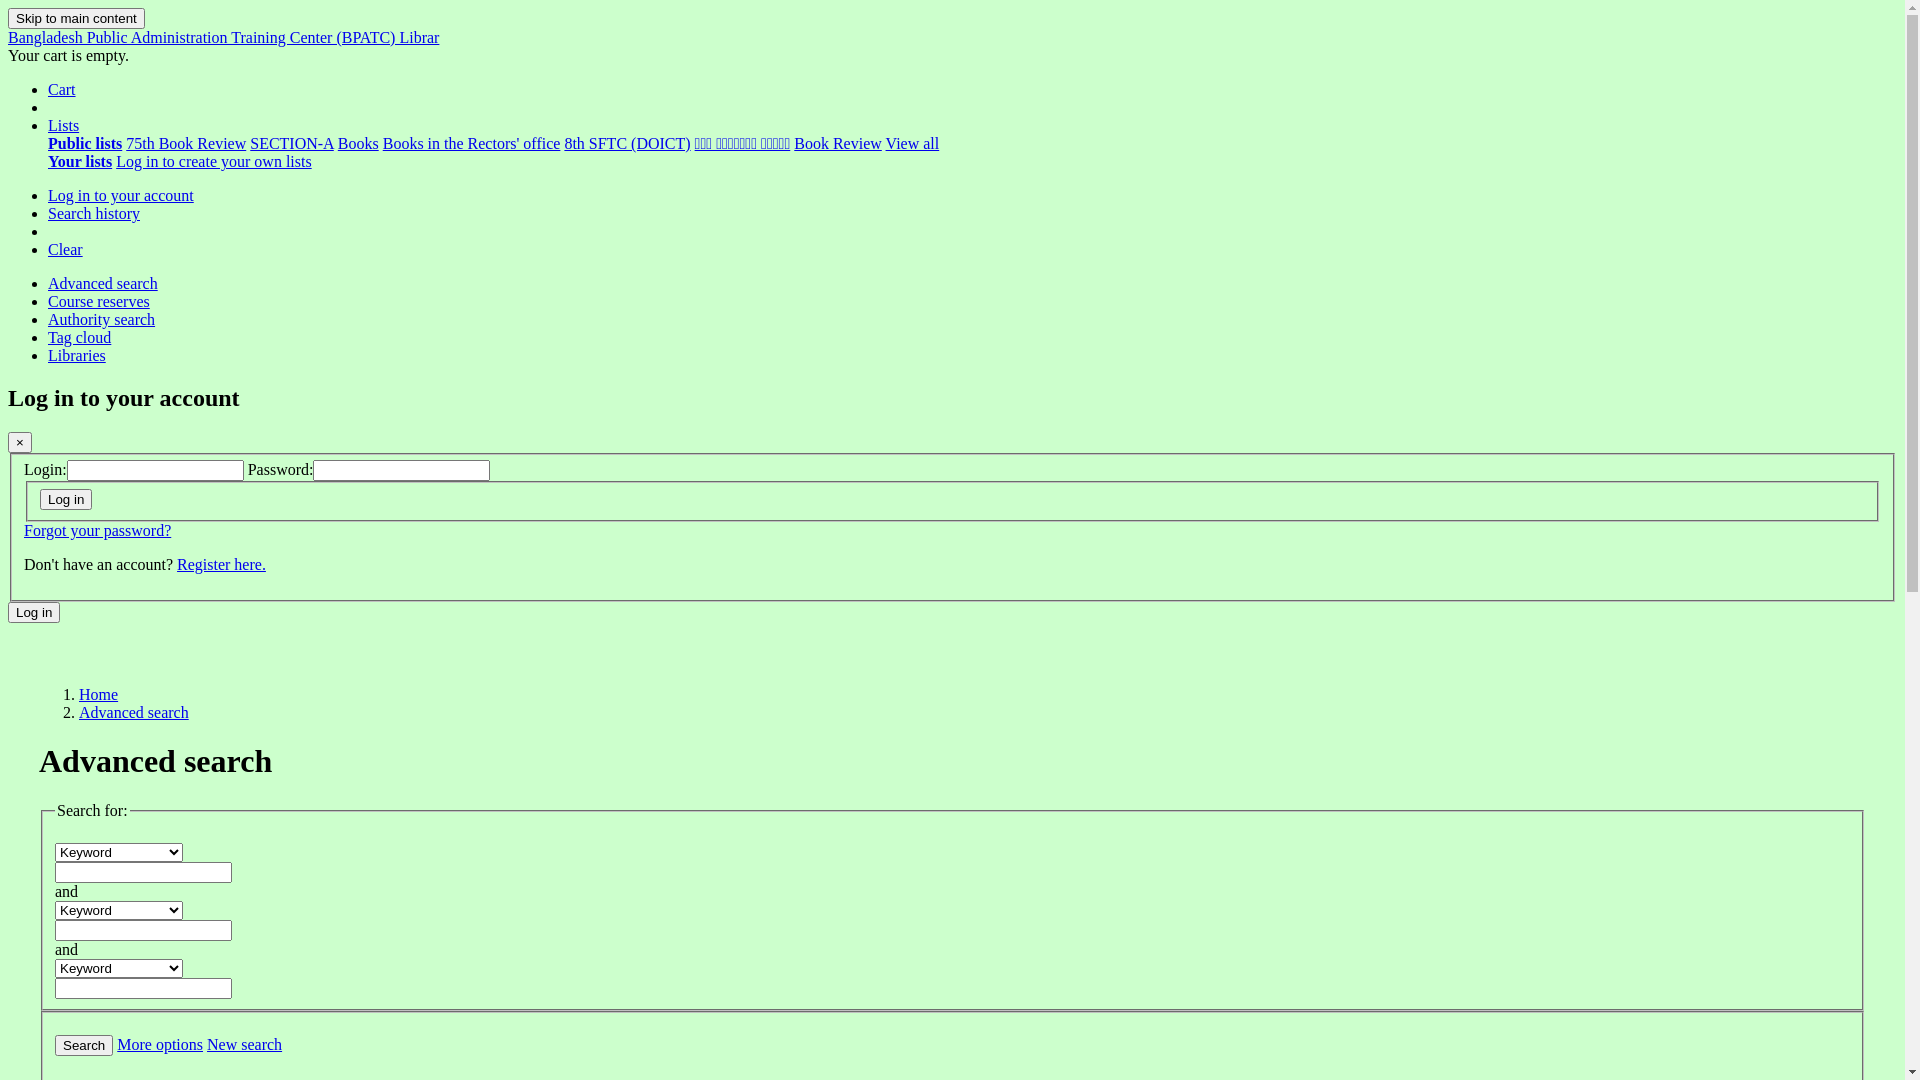  Describe the element at coordinates (84, 142) in the screenshot. I see `'Public lists'` at that location.